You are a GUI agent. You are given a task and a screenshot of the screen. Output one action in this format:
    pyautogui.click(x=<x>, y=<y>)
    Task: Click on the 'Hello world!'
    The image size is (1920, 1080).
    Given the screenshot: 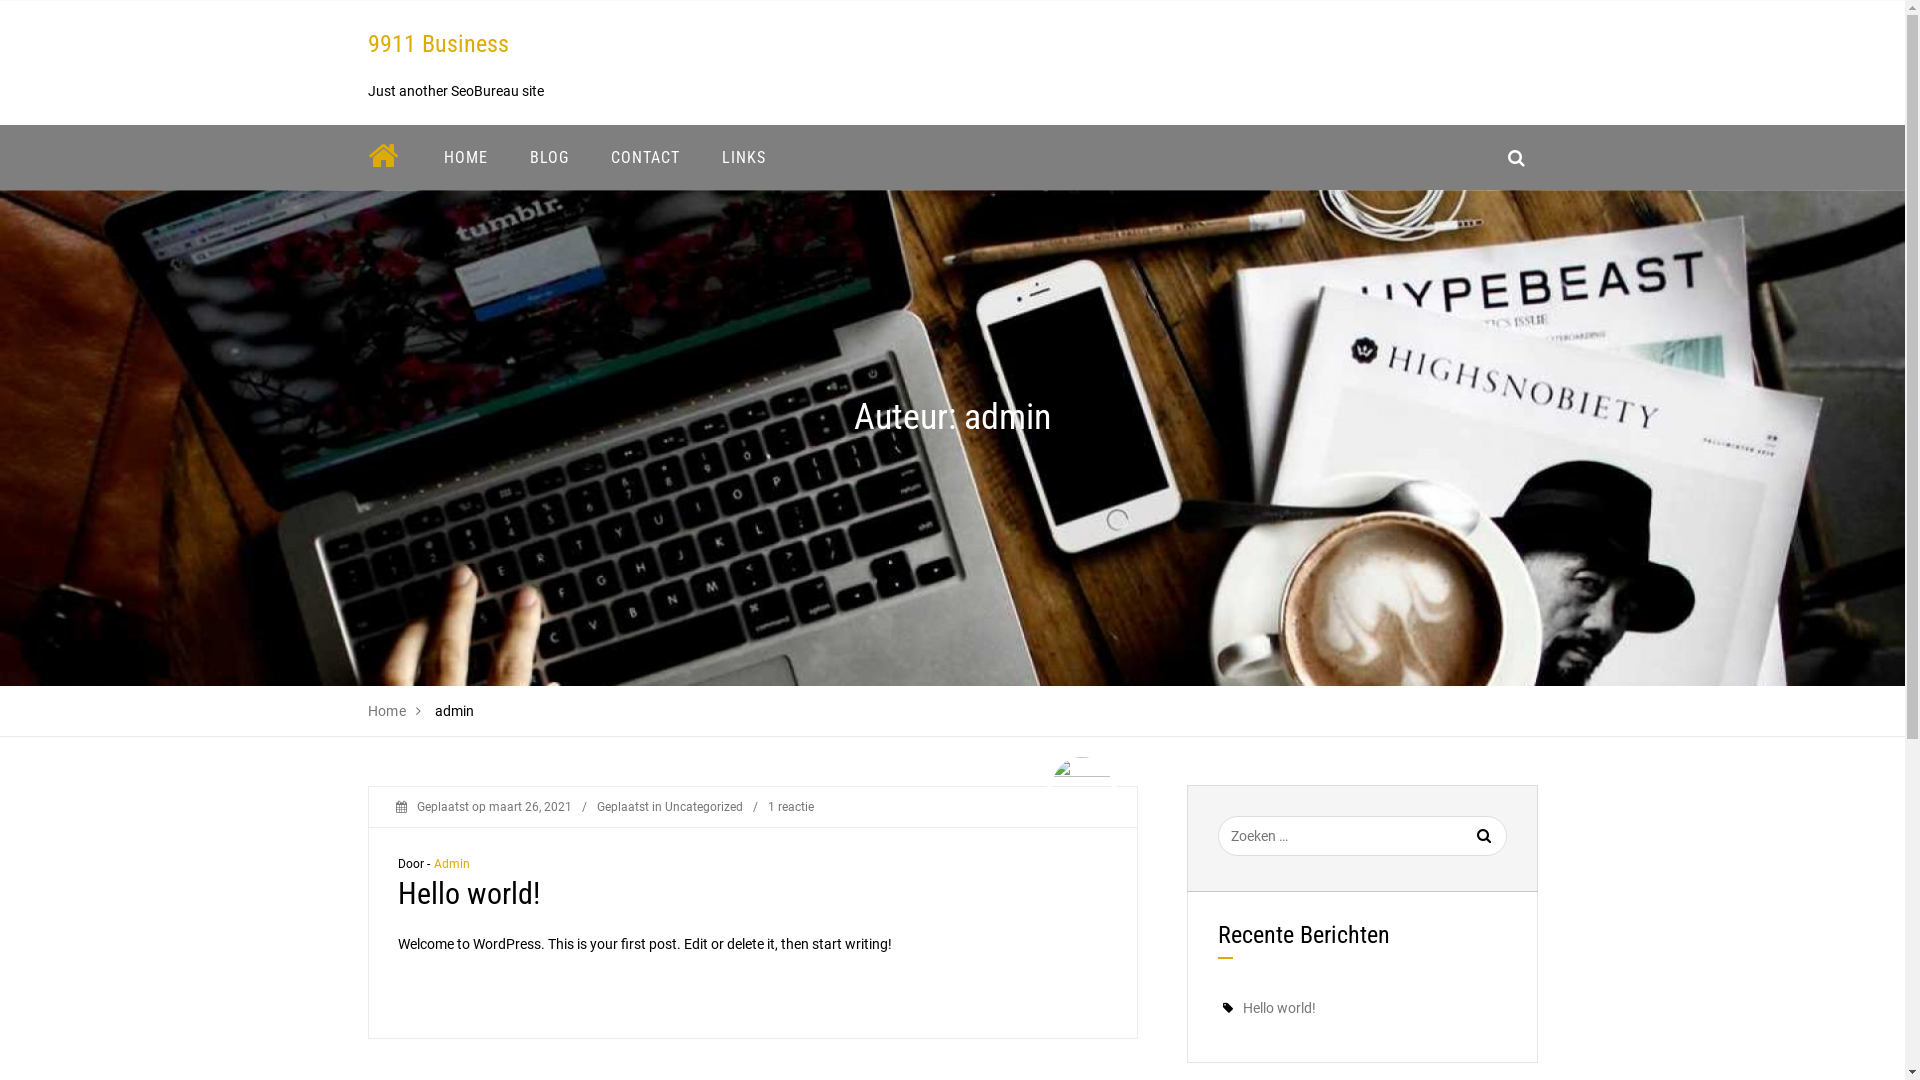 What is the action you would take?
    pyautogui.click(x=1277, y=1007)
    